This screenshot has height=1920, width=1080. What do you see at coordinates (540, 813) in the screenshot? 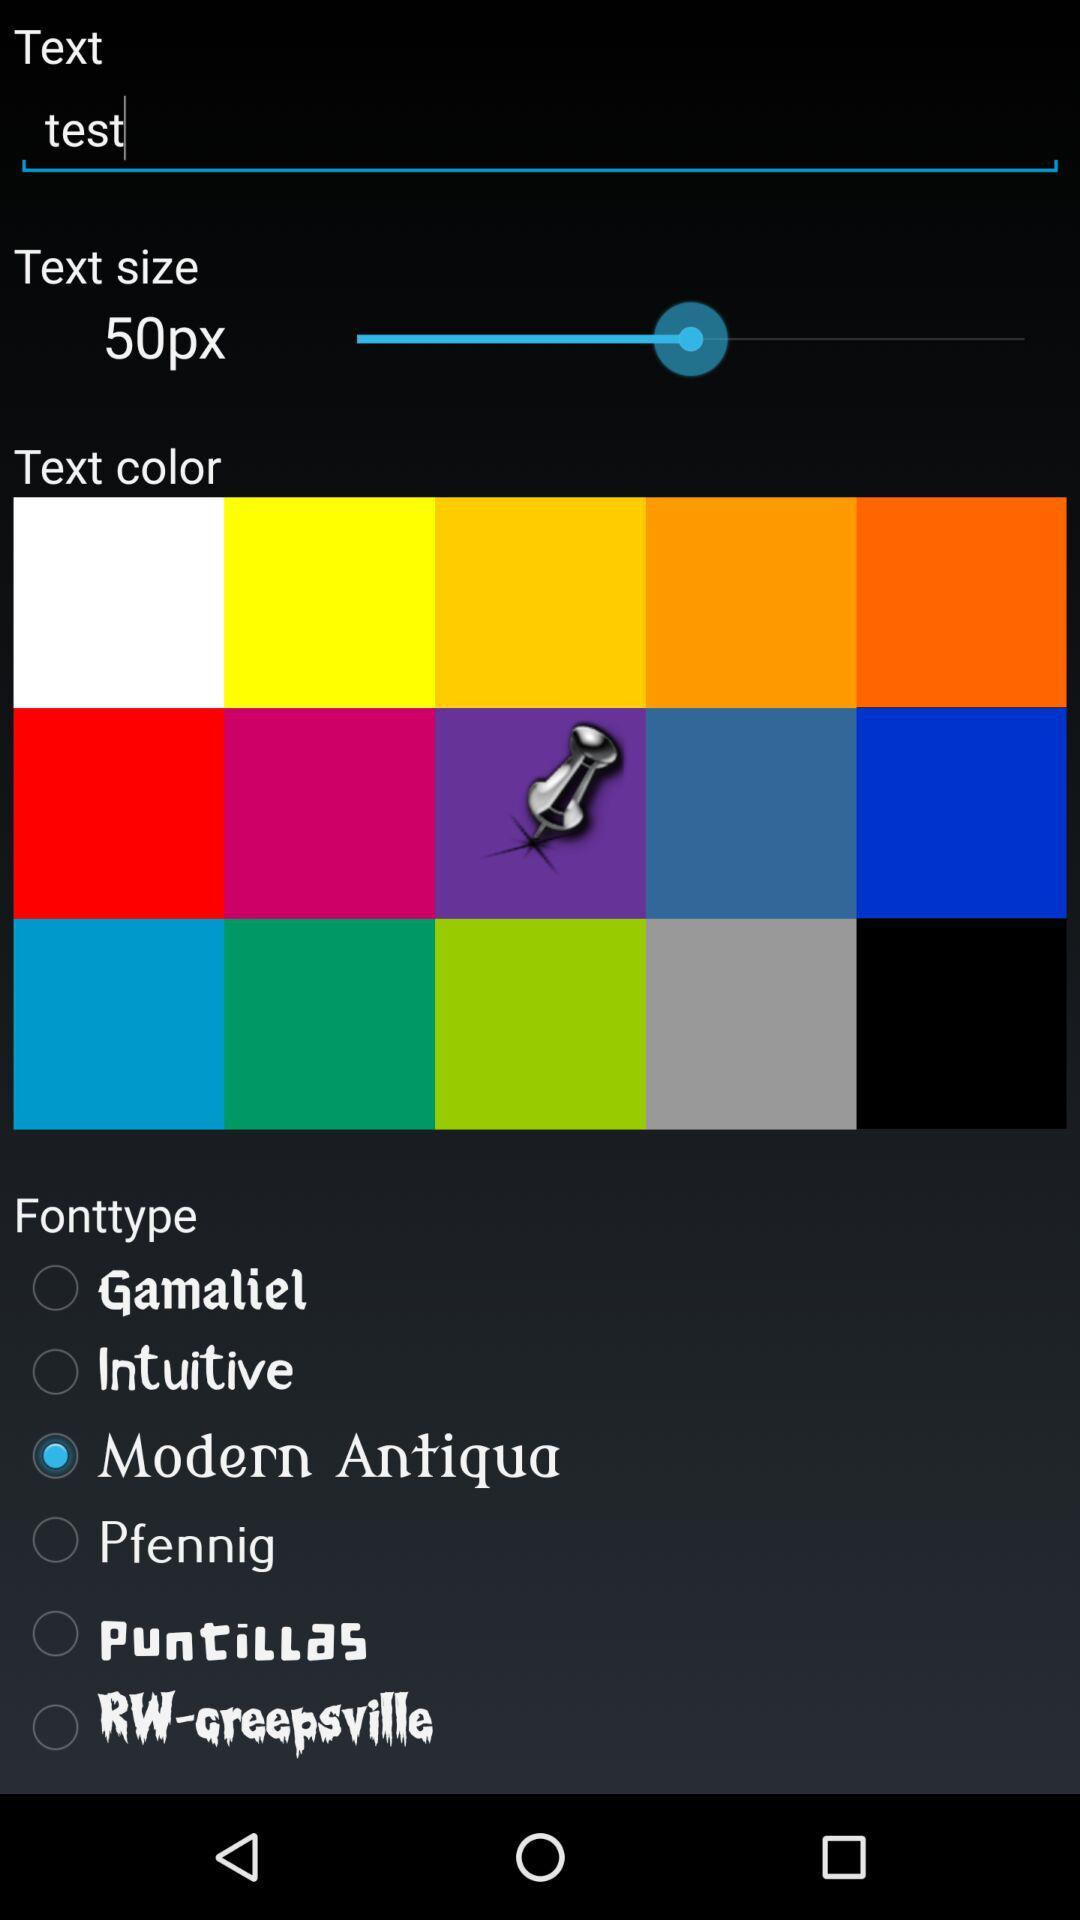
I see `pin color` at bounding box center [540, 813].